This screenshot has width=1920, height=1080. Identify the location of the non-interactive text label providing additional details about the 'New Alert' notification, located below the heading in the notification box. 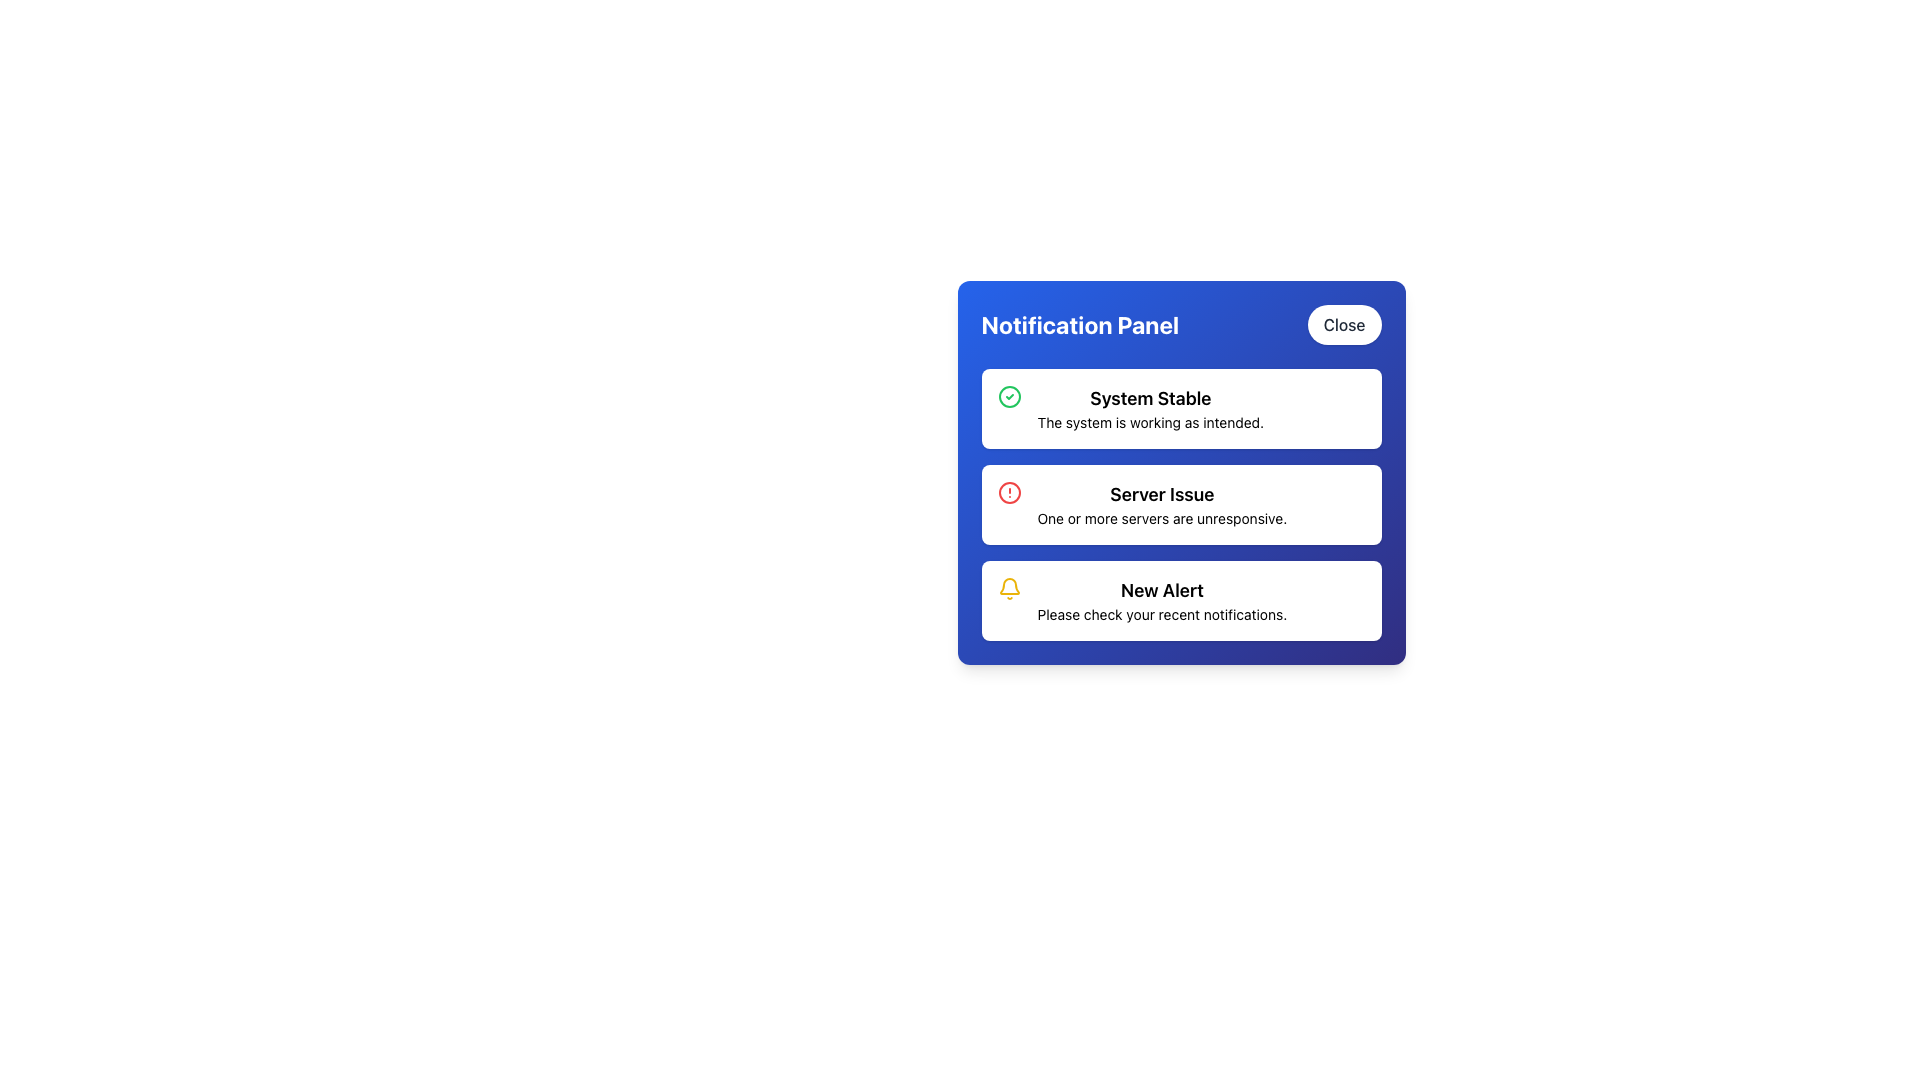
(1162, 613).